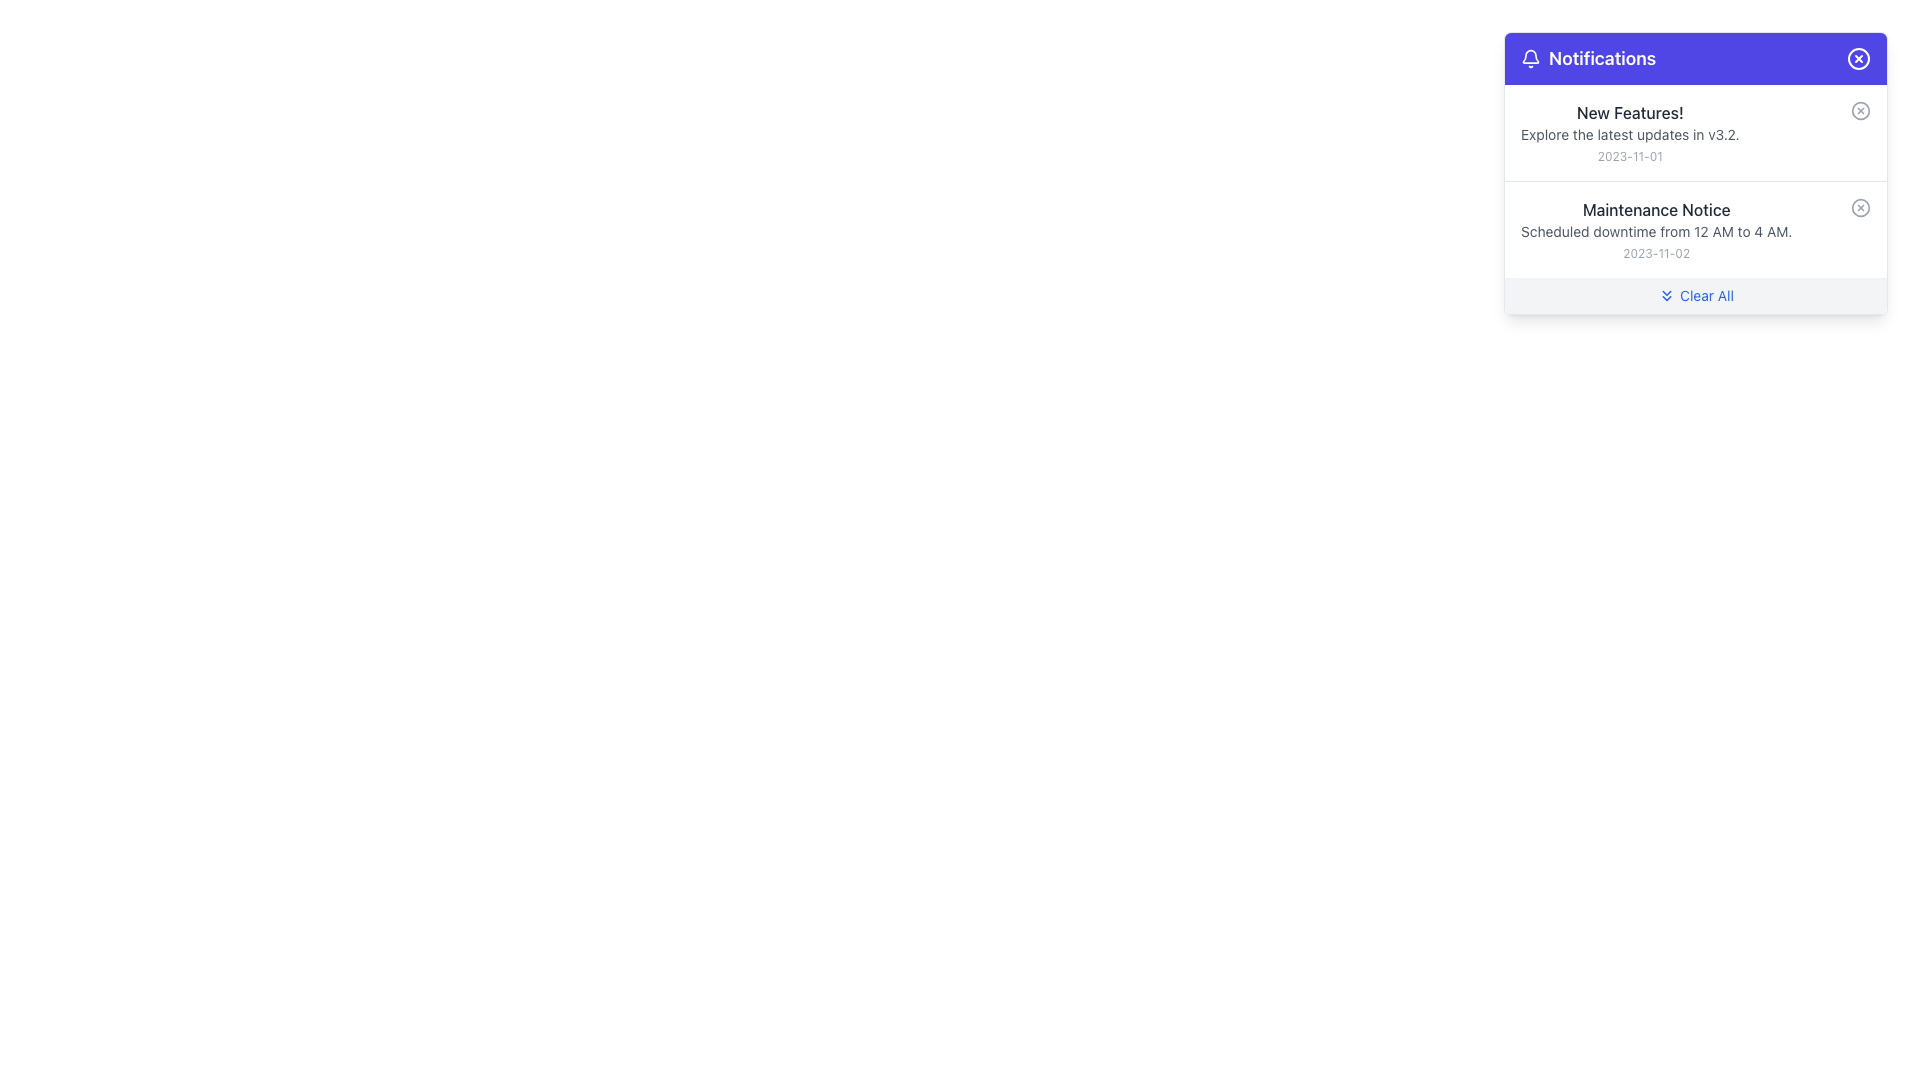 This screenshot has height=1080, width=1920. Describe the element at coordinates (1694, 296) in the screenshot. I see `the 'Clear All' button located at the bottom section of the notification card to clear notifications` at that location.